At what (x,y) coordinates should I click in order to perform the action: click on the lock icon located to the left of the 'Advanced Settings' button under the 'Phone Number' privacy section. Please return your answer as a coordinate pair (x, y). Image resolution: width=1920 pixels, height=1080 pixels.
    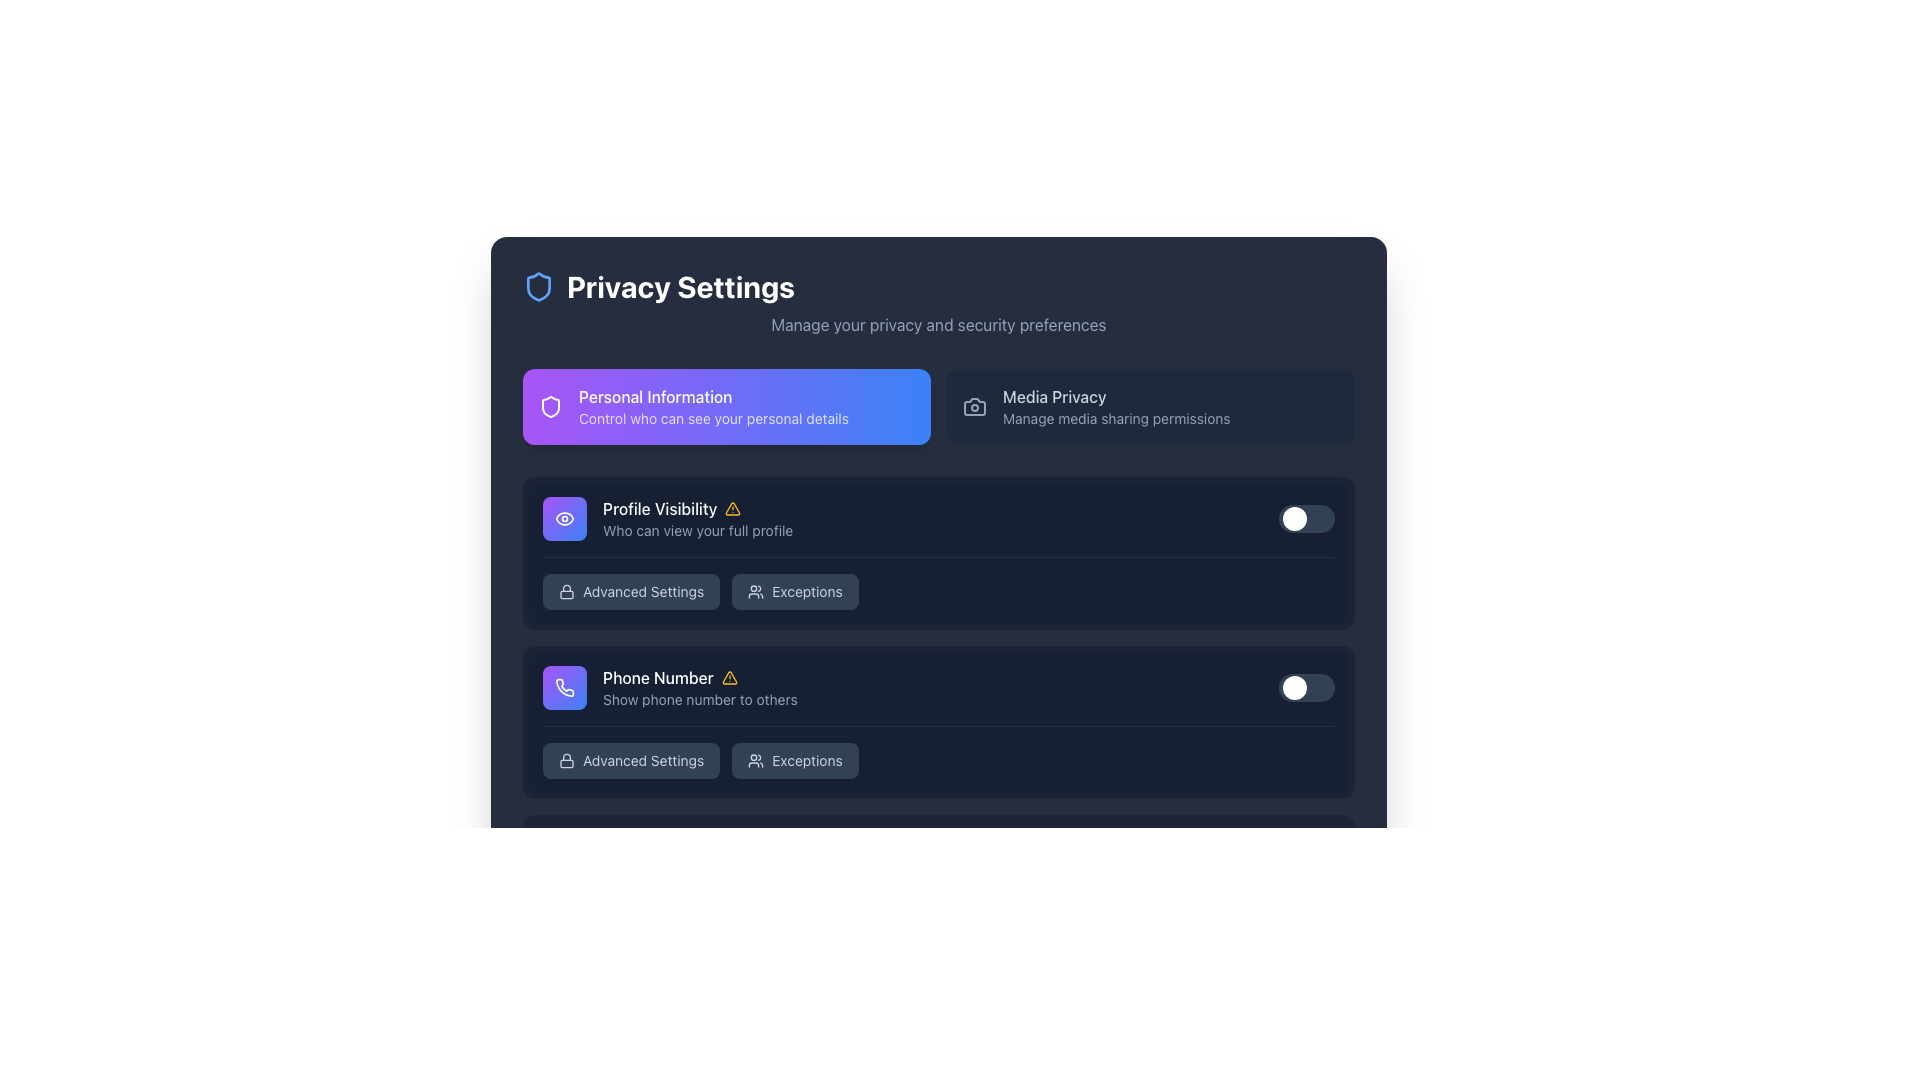
    Looking at the image, I should click on (565, 929).